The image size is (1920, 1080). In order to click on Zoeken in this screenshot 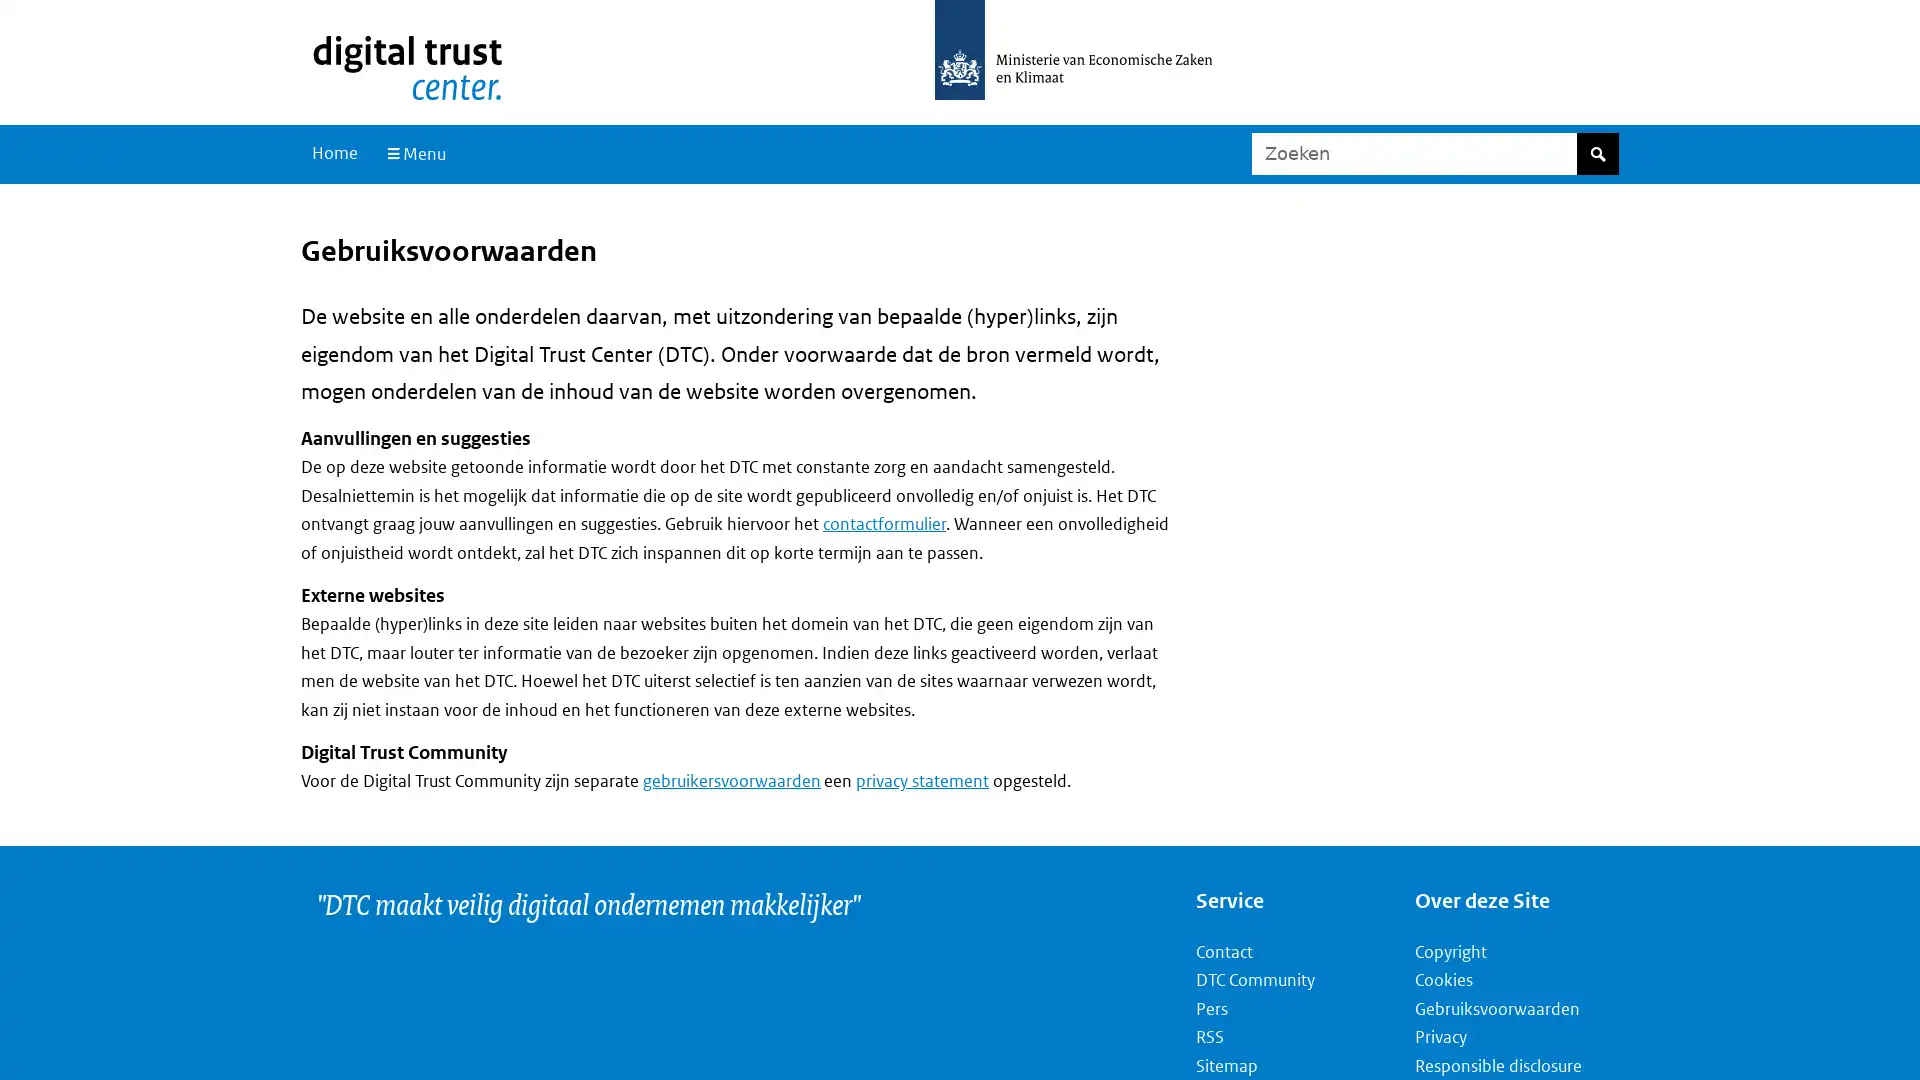, I will do `click(1596, 153)`.